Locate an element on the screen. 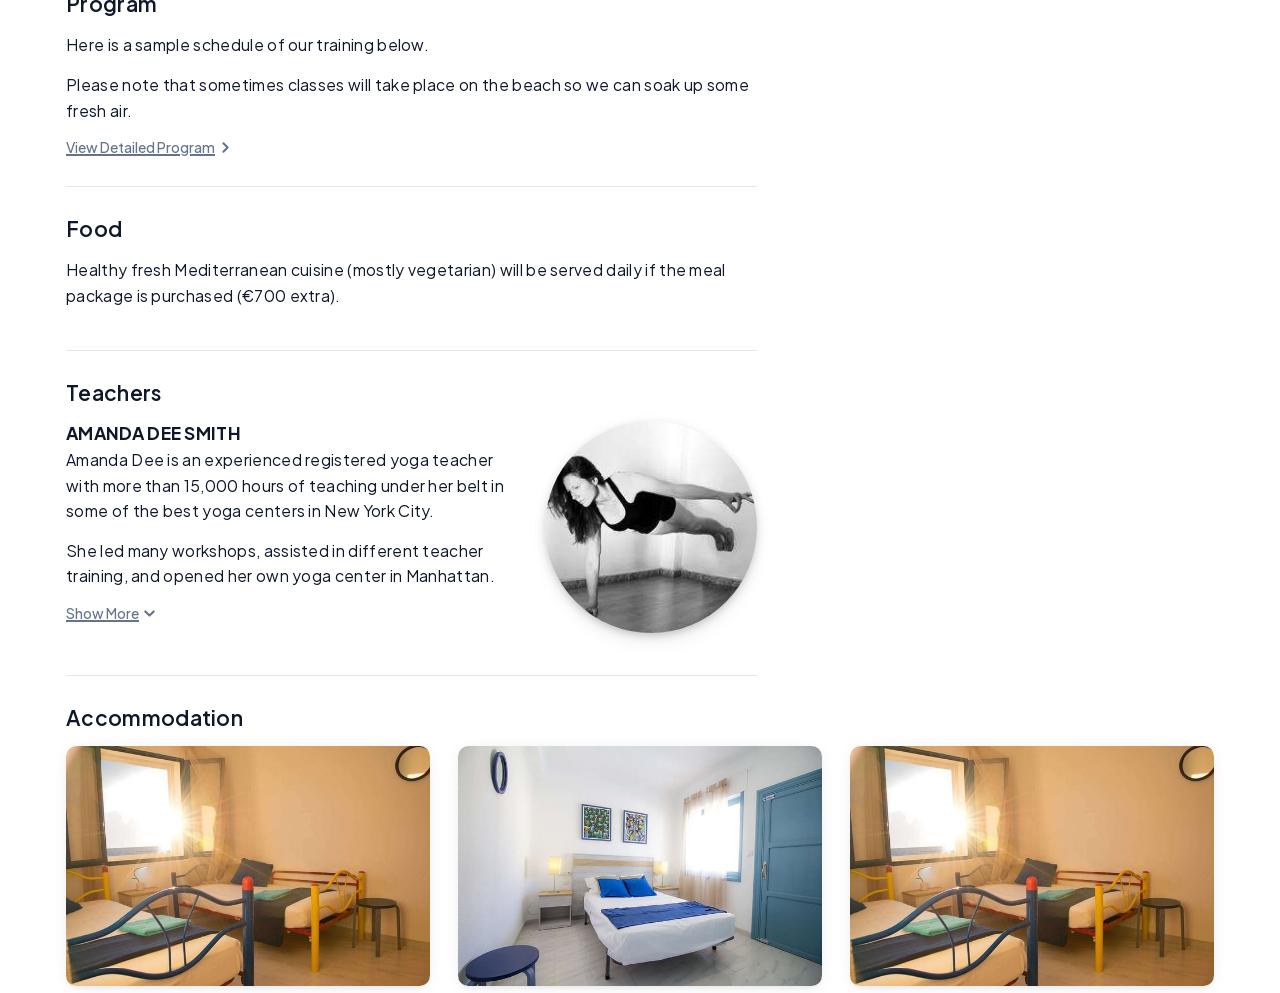 This screenshot has height=993, width=1280. 'Show More' is located at coordinates (101, 611).